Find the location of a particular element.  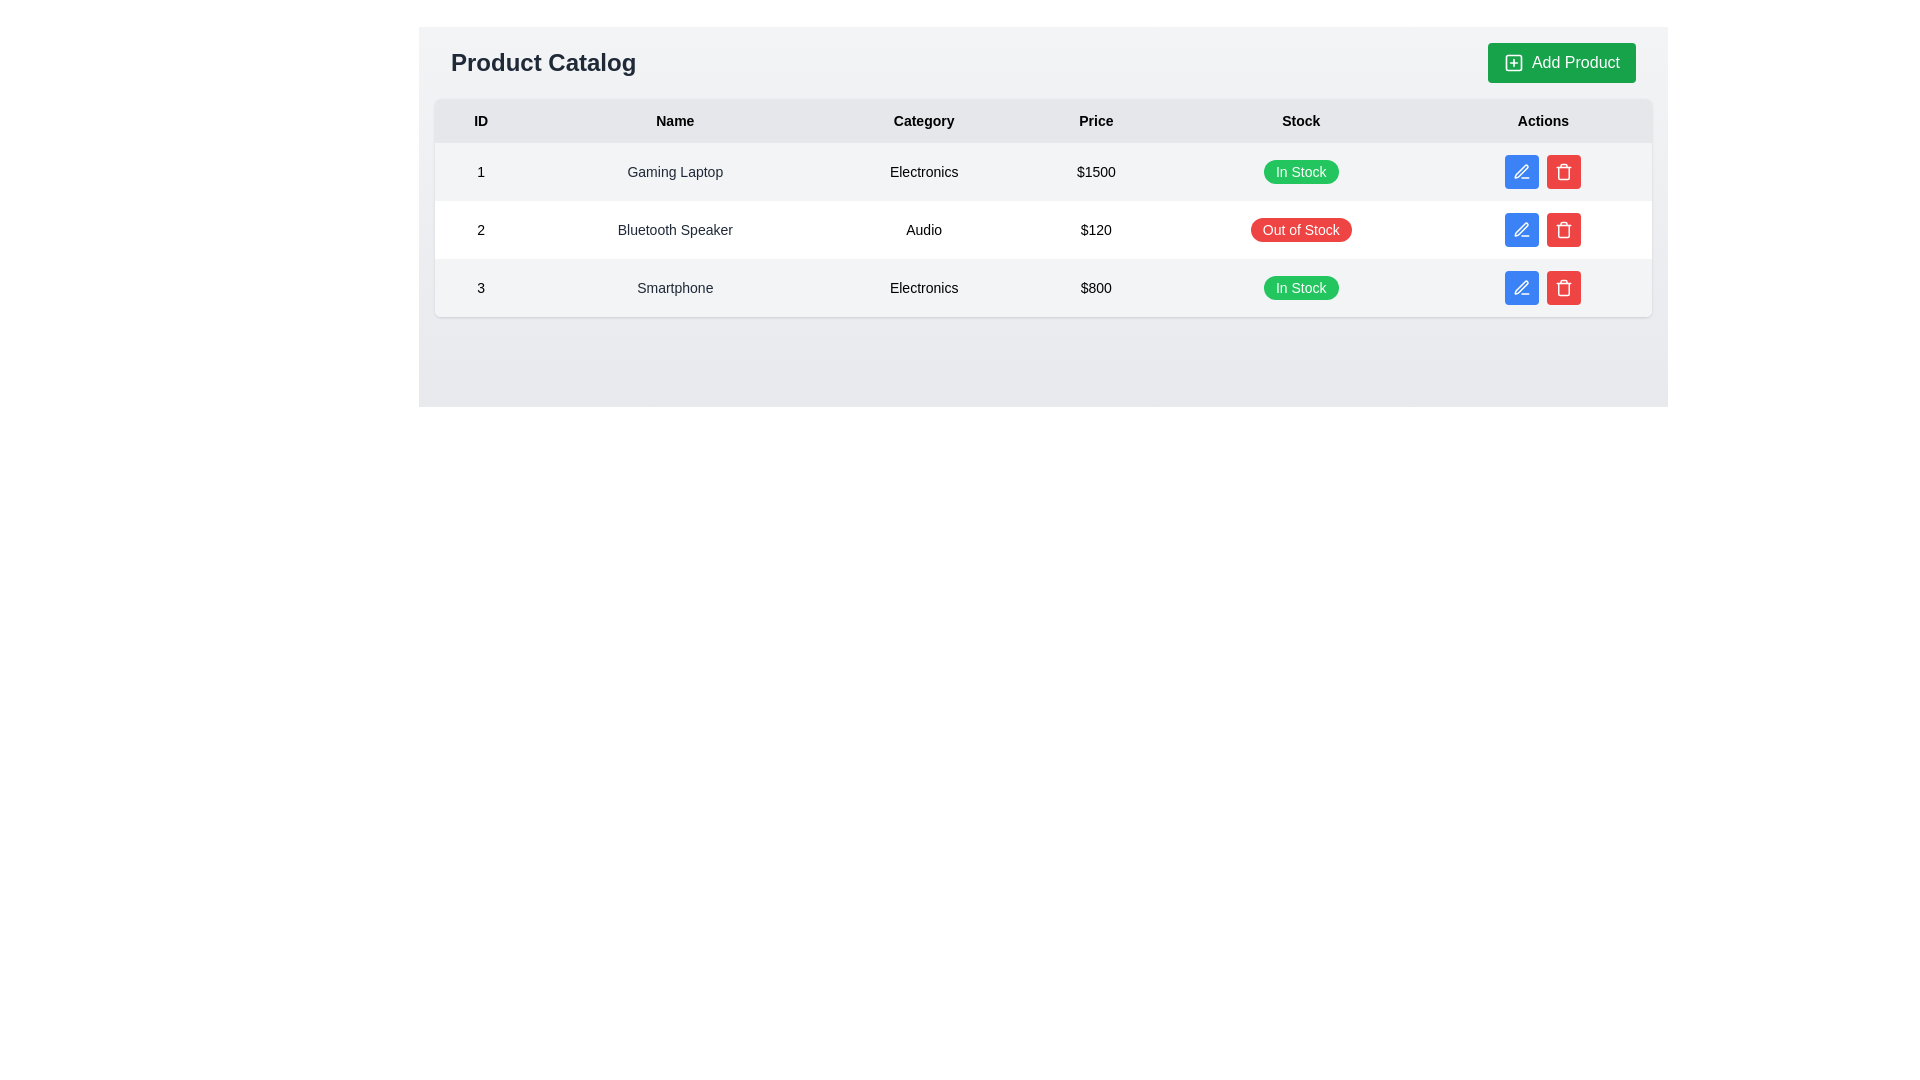

and interpret the details of the product in the third row of the product catalog table, which includes the product ID (3), name (Smartphone), category (Electronics), price ($800), and stock status (In Stock) is located at coordinates (1042, 288).